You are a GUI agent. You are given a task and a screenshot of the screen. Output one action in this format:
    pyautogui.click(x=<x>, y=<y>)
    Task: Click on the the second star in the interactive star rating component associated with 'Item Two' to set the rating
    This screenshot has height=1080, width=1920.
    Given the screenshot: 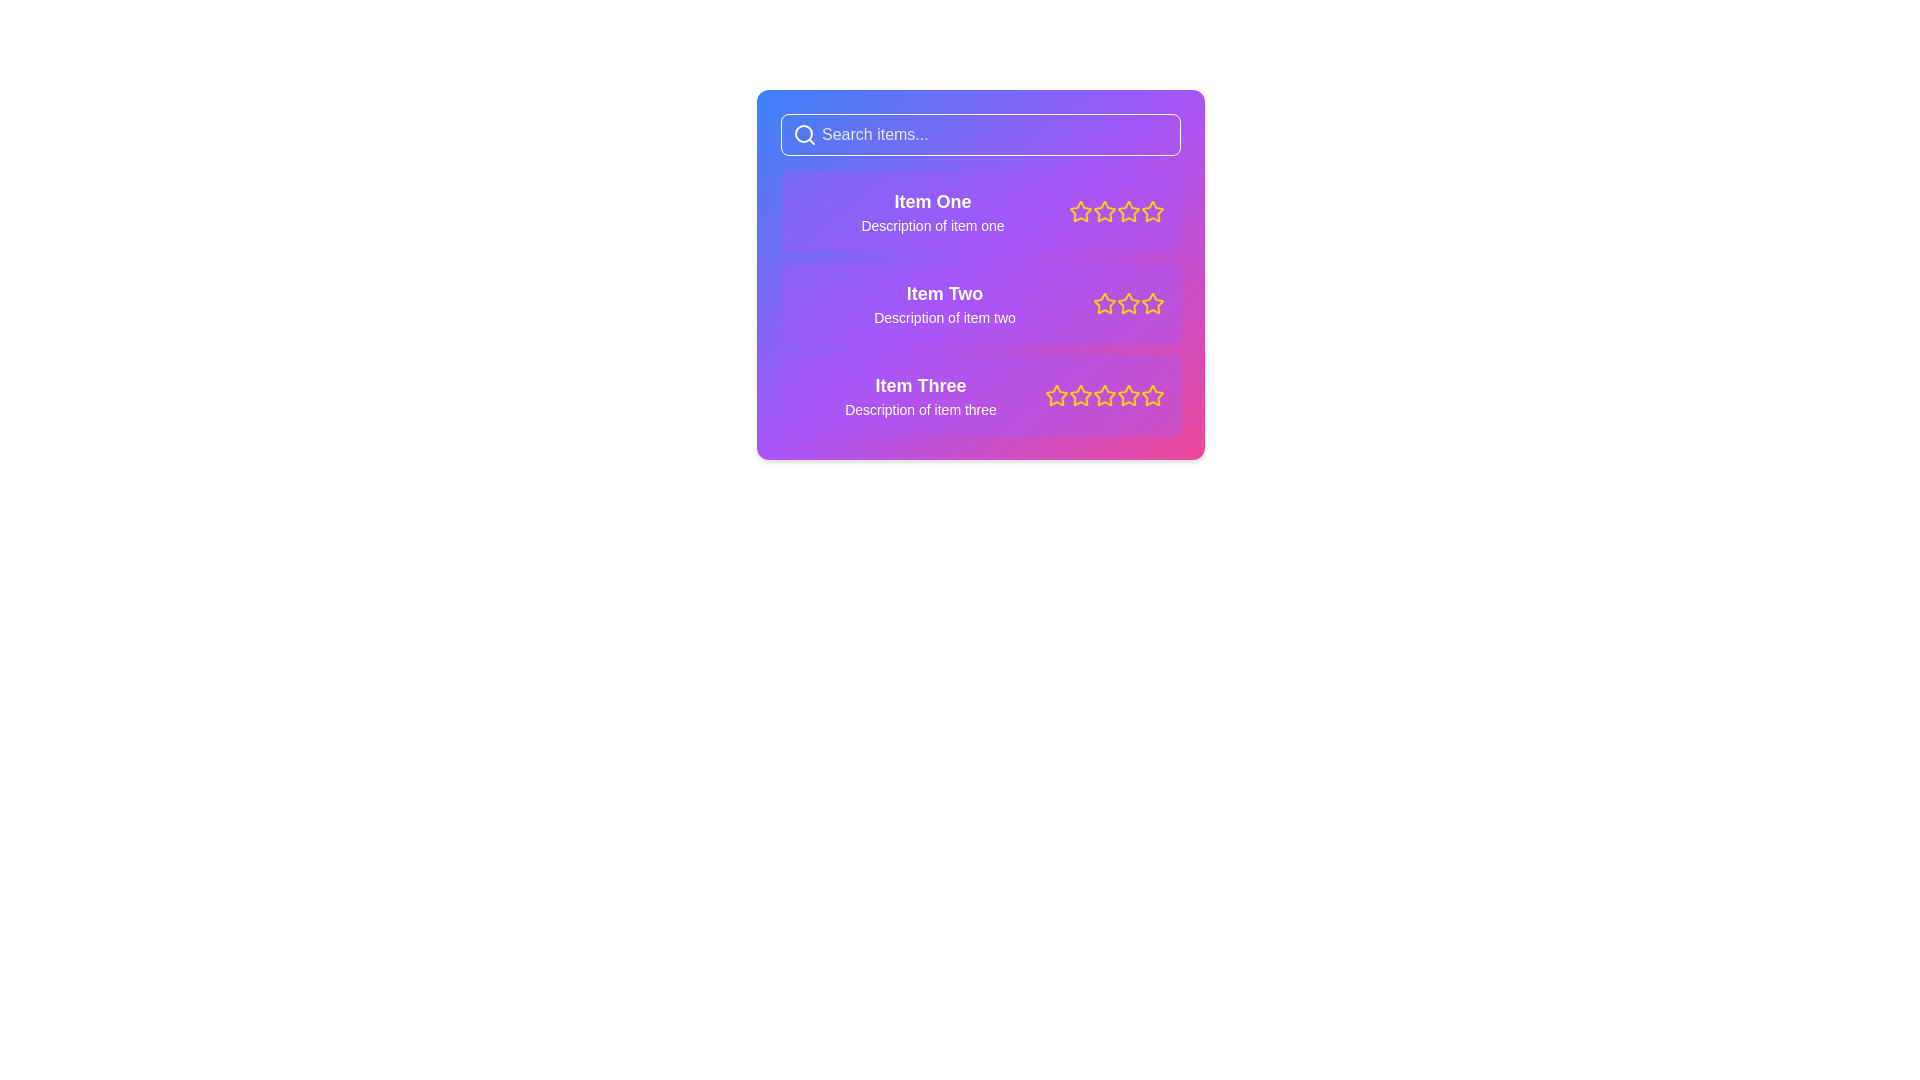 What is the action you would take?
    pyautogui.click(x=1103, y=304)
    